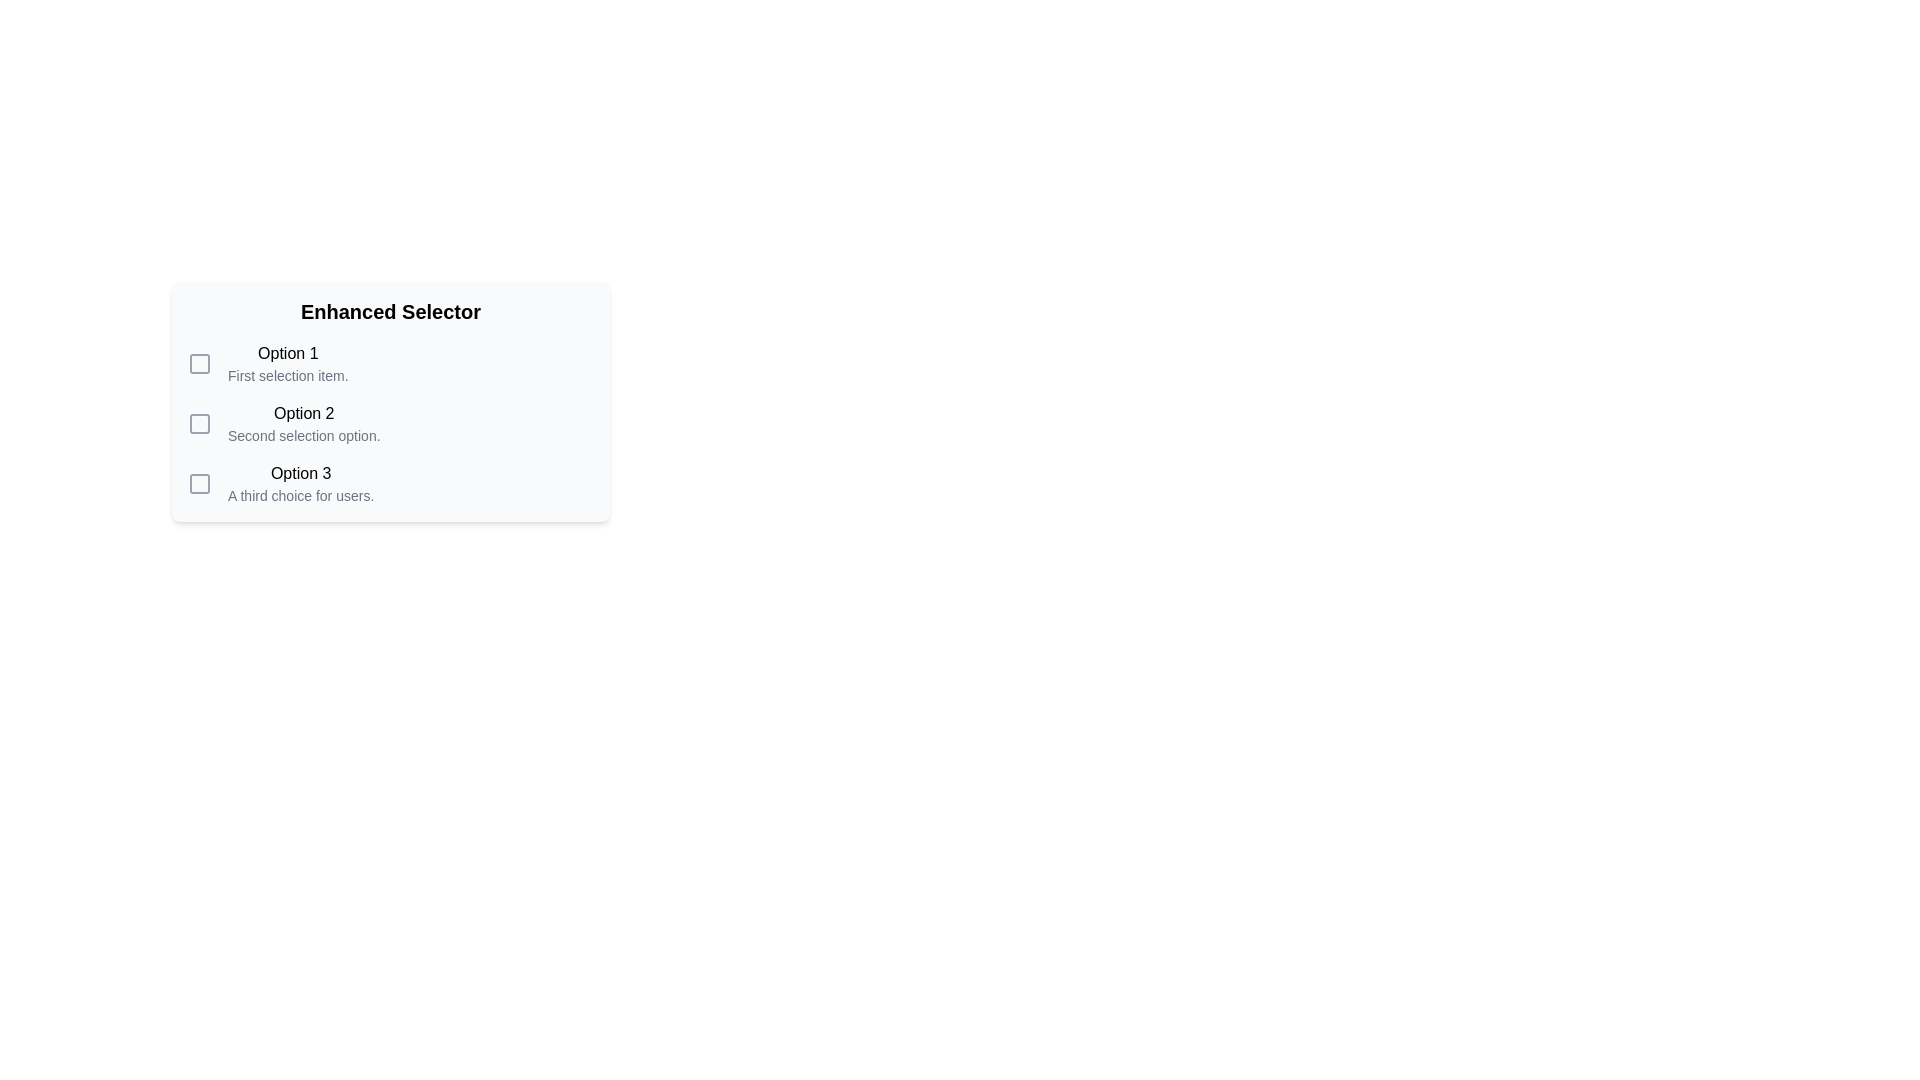  What do you see at coordinates (200, 363) in the screenshot?
I see `the first checkbox in the vertical list of options, located to the left of 'Option 1' and its description, to prepare for interaction` at bounding box center [200, 363].